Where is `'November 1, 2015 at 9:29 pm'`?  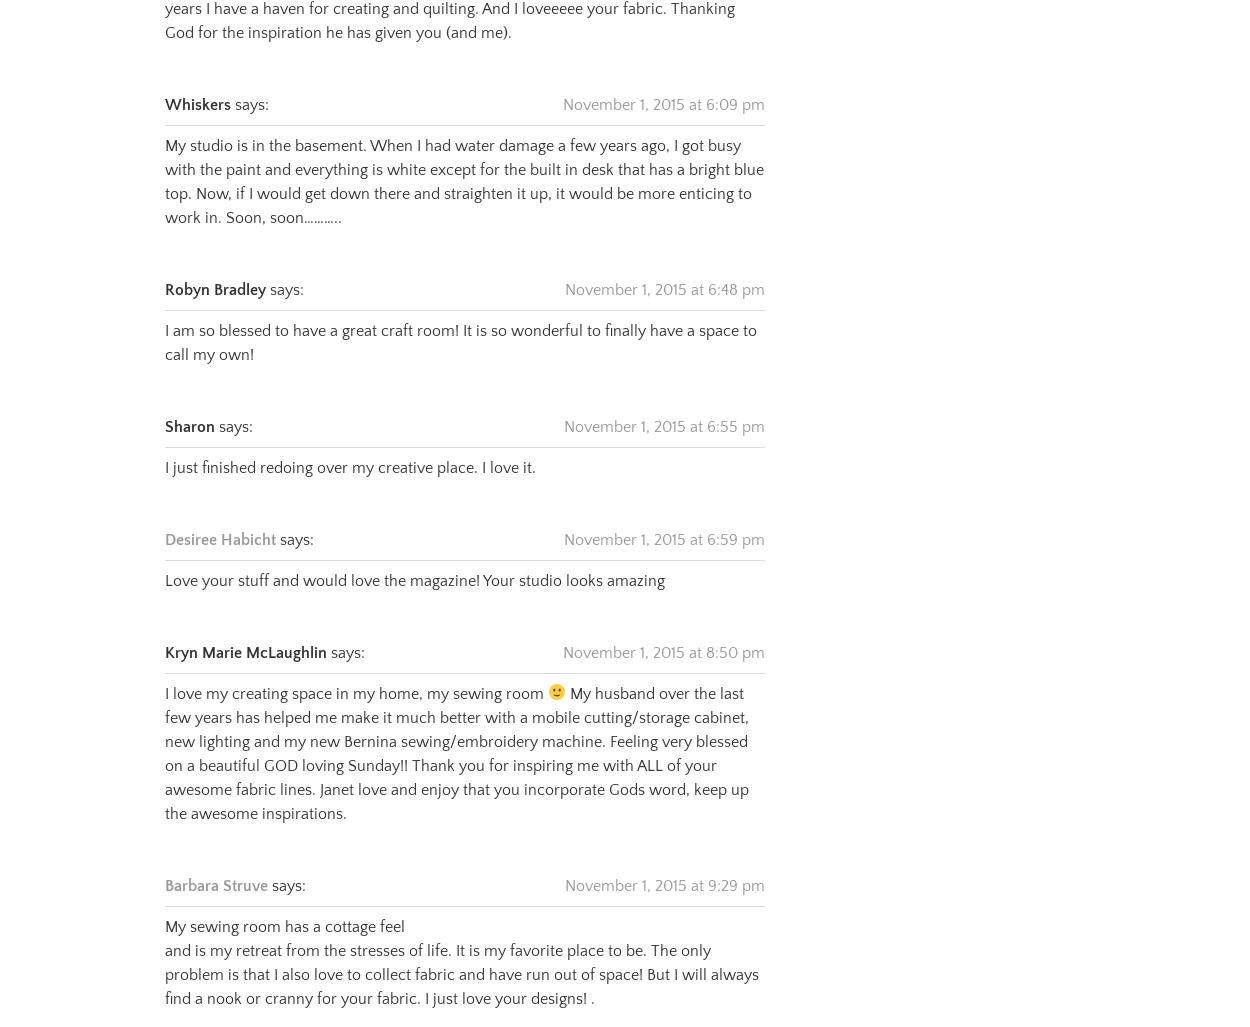 'November 1, 2015 at 9:29 pm' is located at coordinates (665, 860).